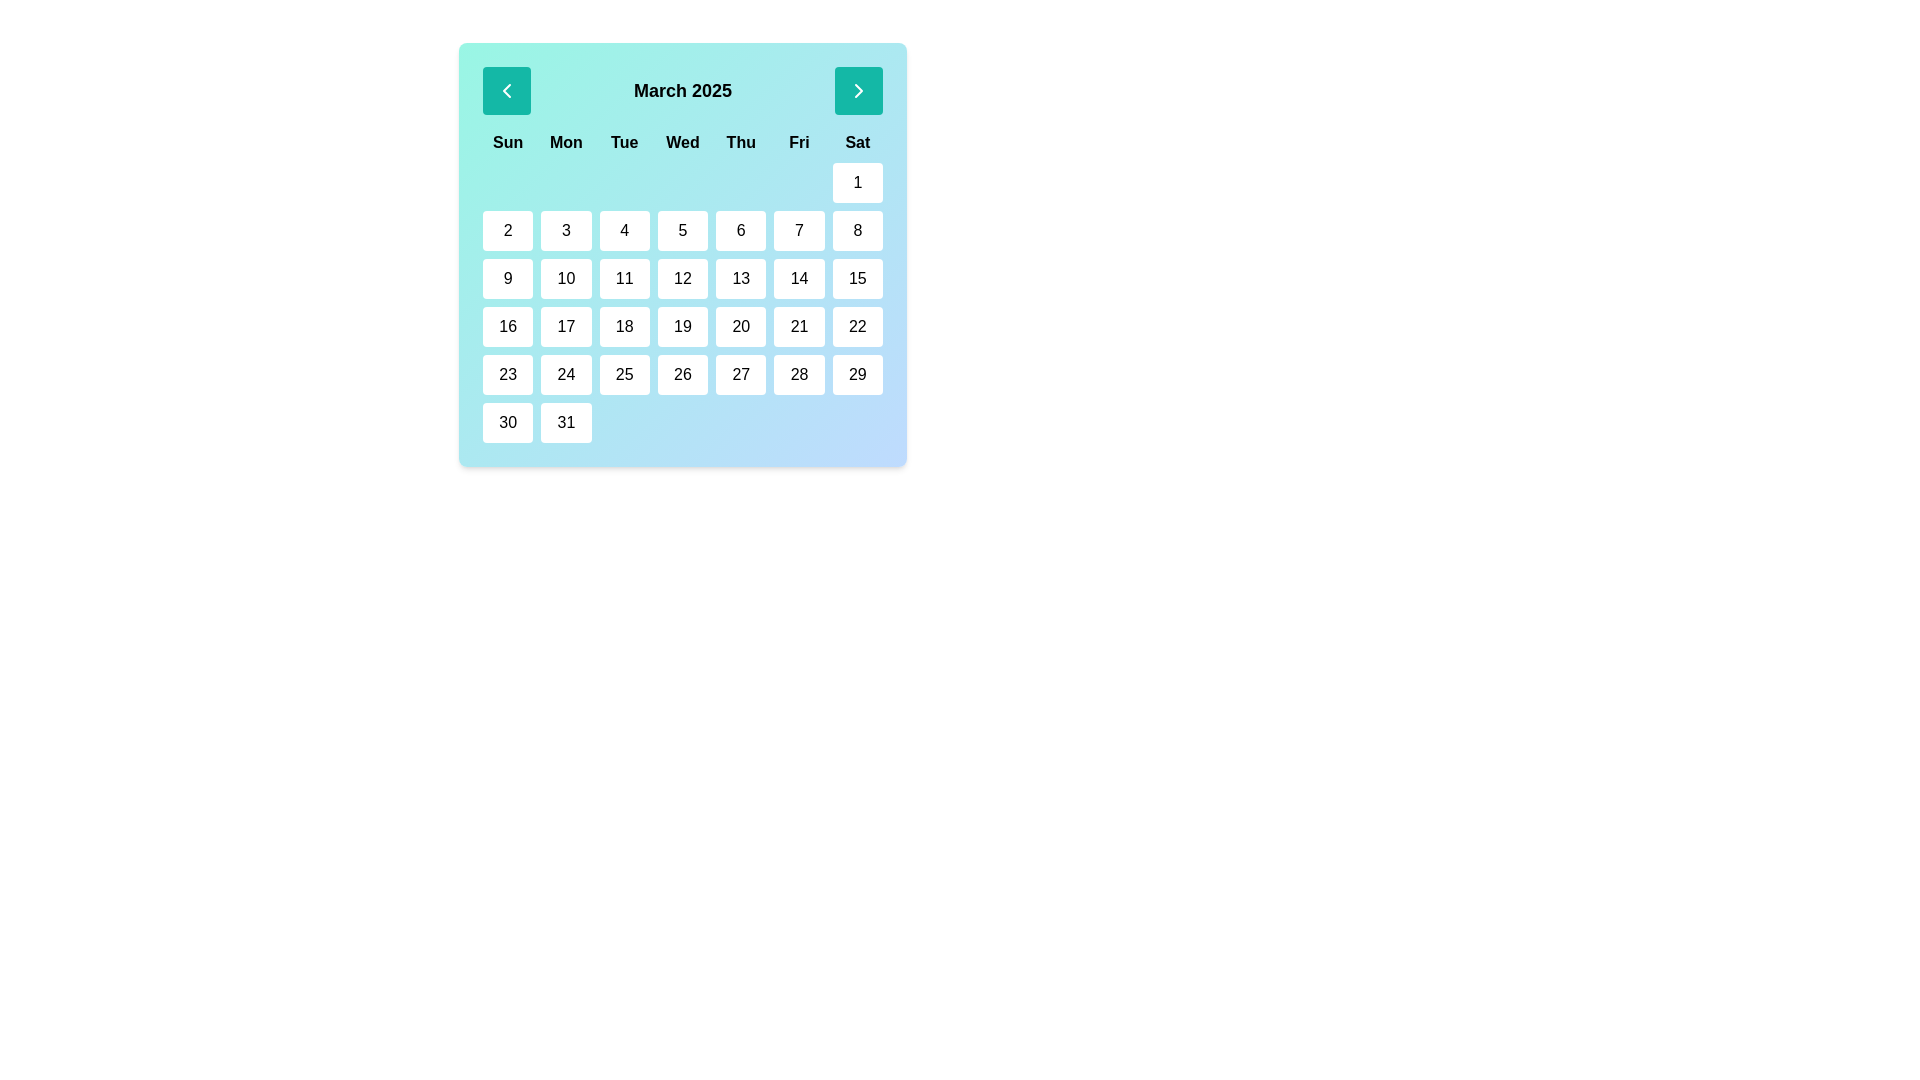 The height and width of the screenshot is (1080, 1920). Describe the element at coordinates (623, 374) in the screenshot. I see `the rounded rectangular button displaying the number 25, located in the bottom-right quadrant of the calendar component, to change its background color to teal` at that location.